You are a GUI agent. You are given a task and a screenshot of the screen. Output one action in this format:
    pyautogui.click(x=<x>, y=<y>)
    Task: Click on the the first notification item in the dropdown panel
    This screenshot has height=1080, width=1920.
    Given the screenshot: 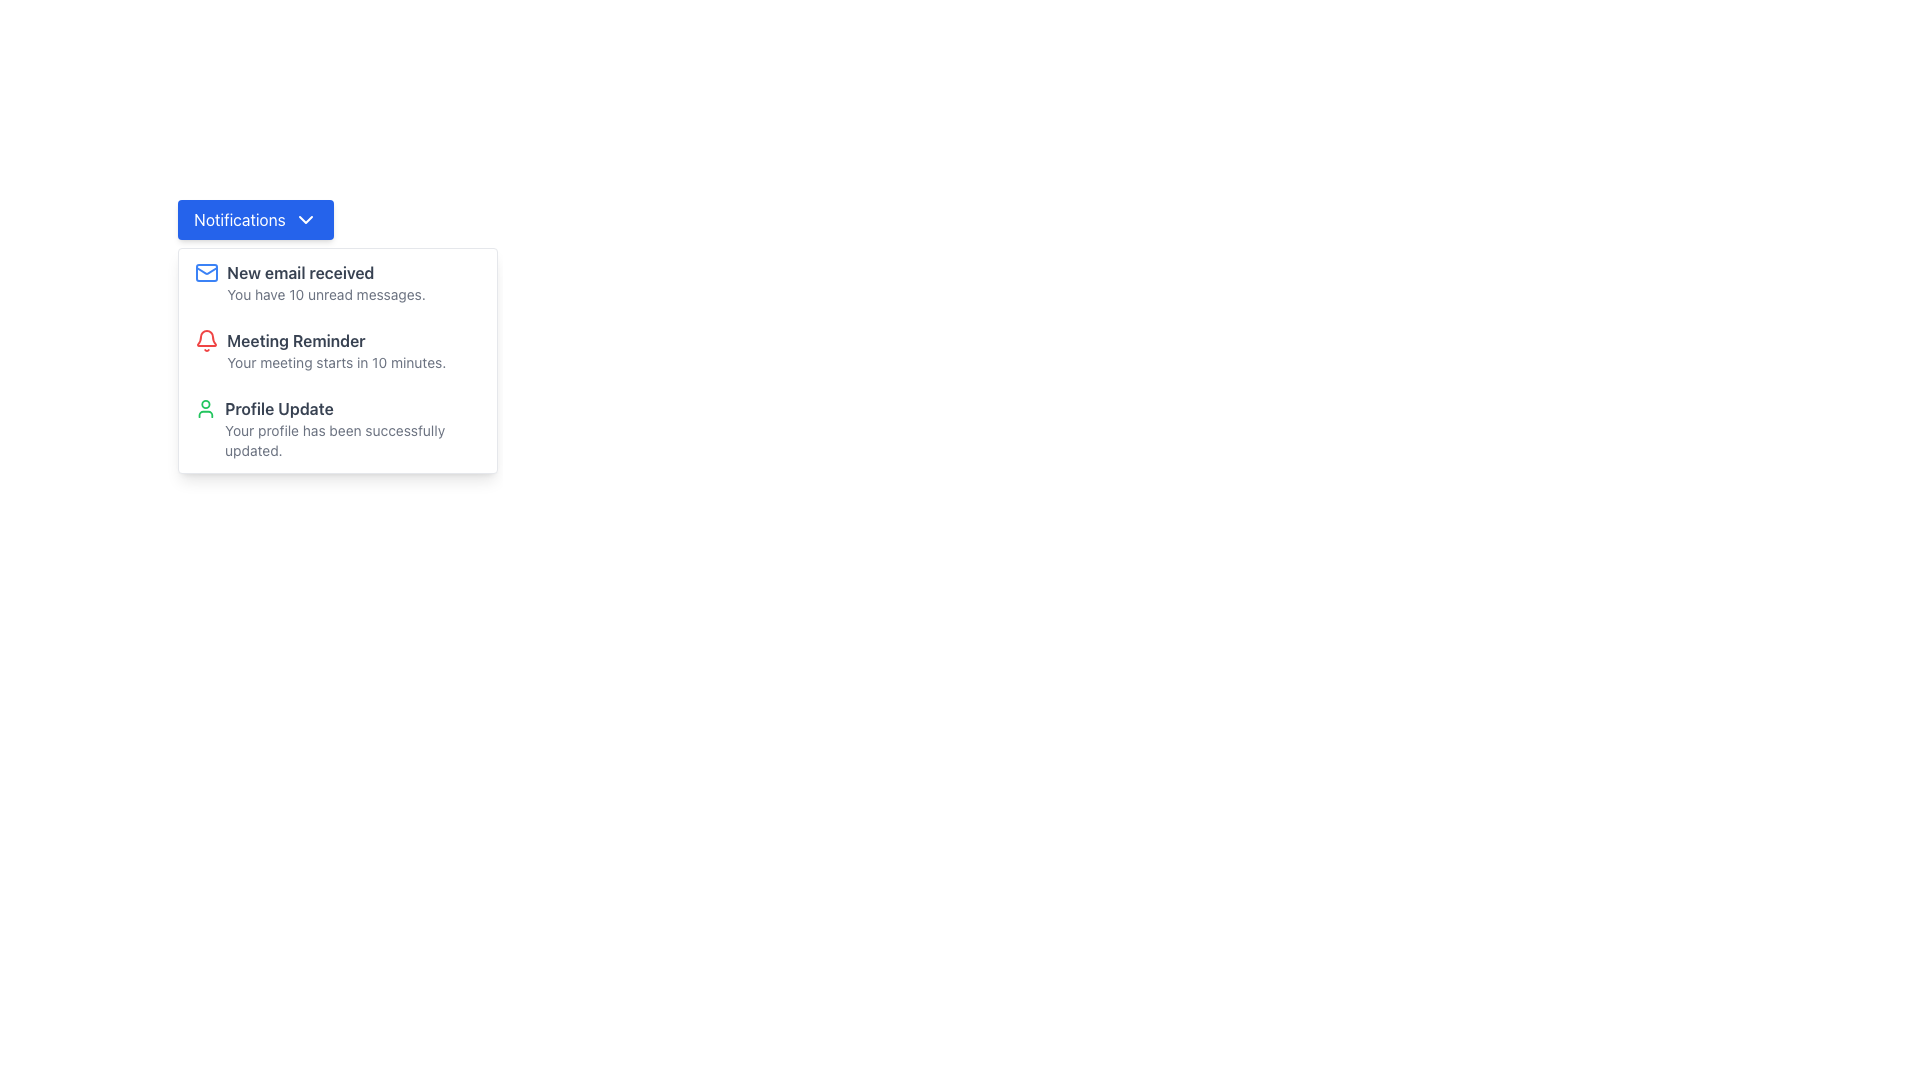 What is the action you would take?
    pyautogui.click(x=338, y=282)
    